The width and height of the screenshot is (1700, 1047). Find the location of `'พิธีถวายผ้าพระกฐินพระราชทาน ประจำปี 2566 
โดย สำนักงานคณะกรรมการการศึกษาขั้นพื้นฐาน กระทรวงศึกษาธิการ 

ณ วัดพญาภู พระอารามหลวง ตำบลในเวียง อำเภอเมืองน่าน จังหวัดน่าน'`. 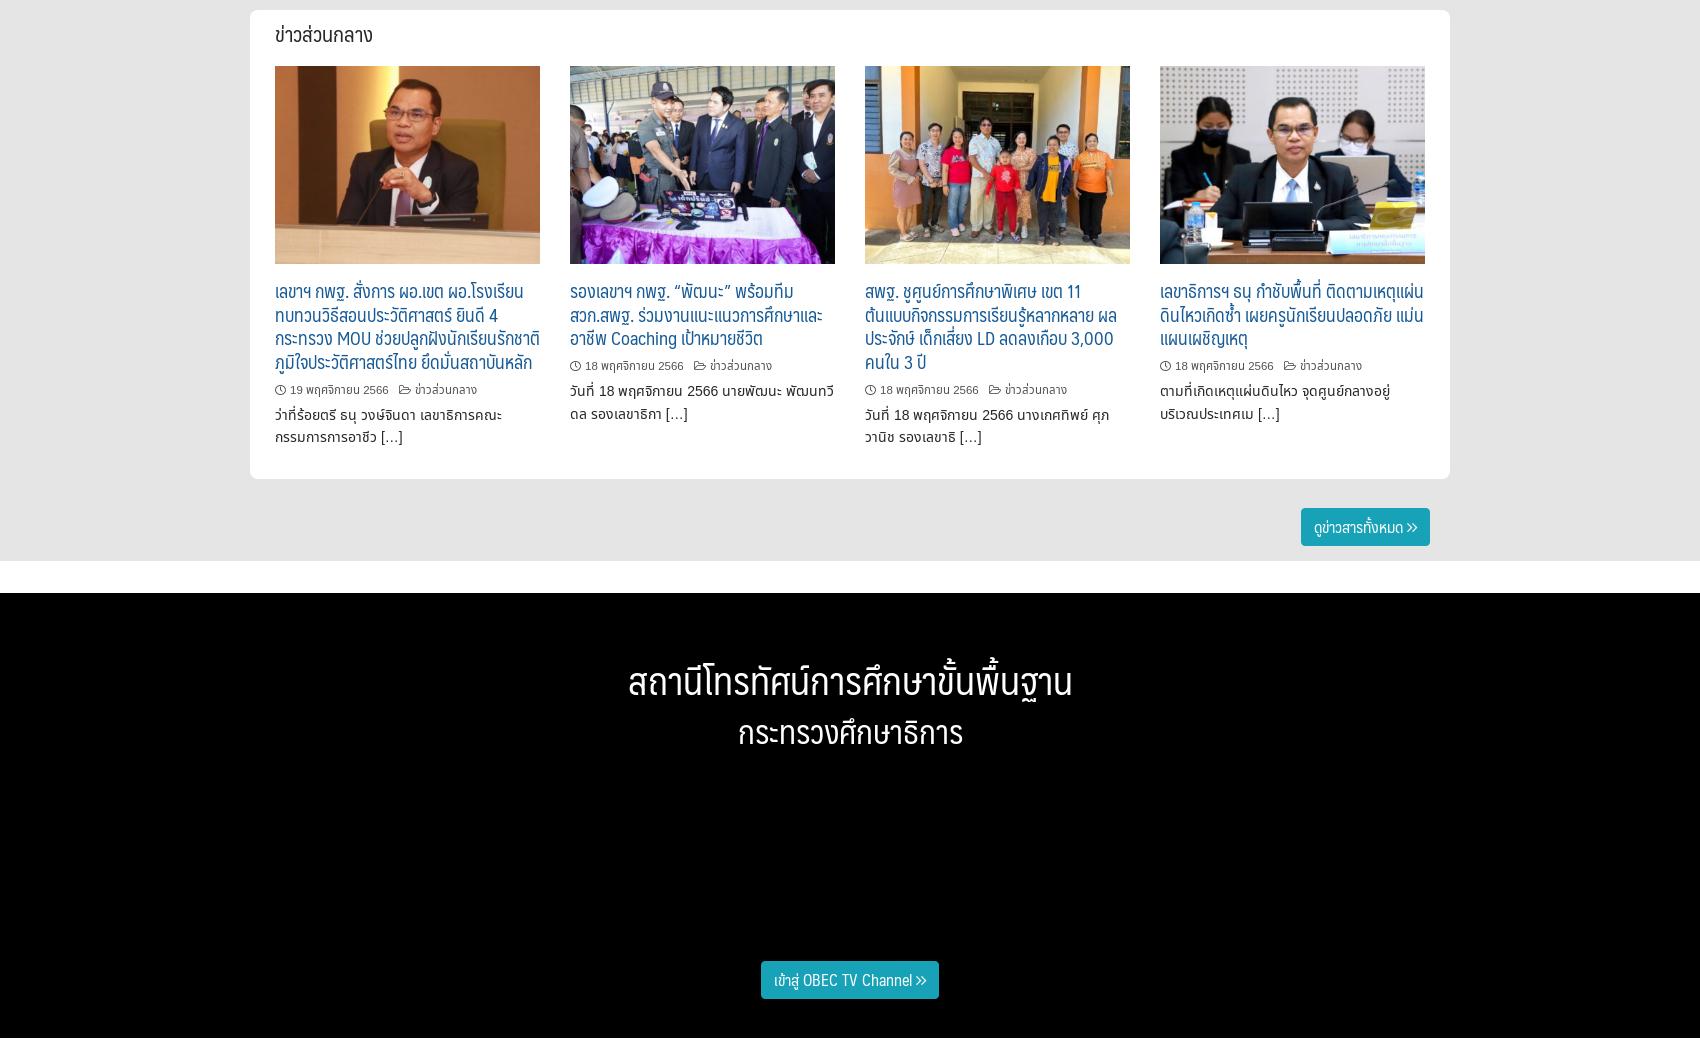

'พิธีถวายผ้าพระกฐินพระราชทาน ประจำปี 2566 
โดย สำนักงานคณะกรรมการการศึกษาขั้นพื้นฐาน กระทรวงศึกษาธิการ 

ณ วัดพญาภู พระอารามหลวง ตำบลในเวียง อำเภอเมืองน่าน จังหวัดน่าน' is located at coordinates (544, 849).